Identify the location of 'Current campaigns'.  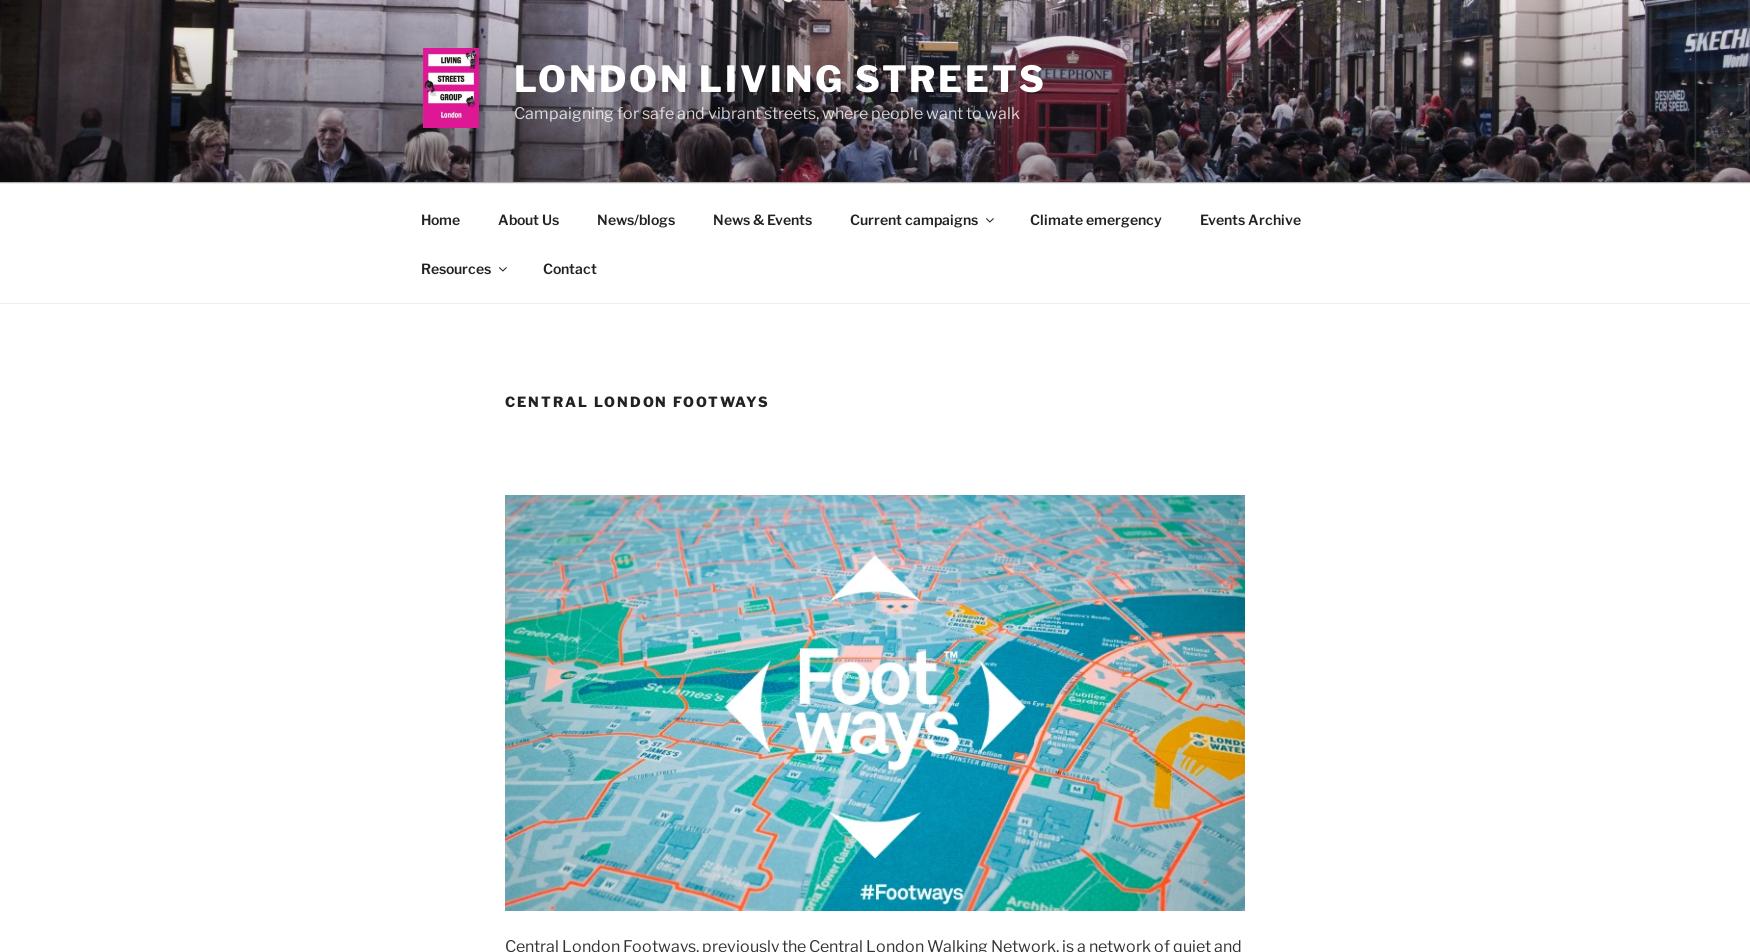
(911, 218).